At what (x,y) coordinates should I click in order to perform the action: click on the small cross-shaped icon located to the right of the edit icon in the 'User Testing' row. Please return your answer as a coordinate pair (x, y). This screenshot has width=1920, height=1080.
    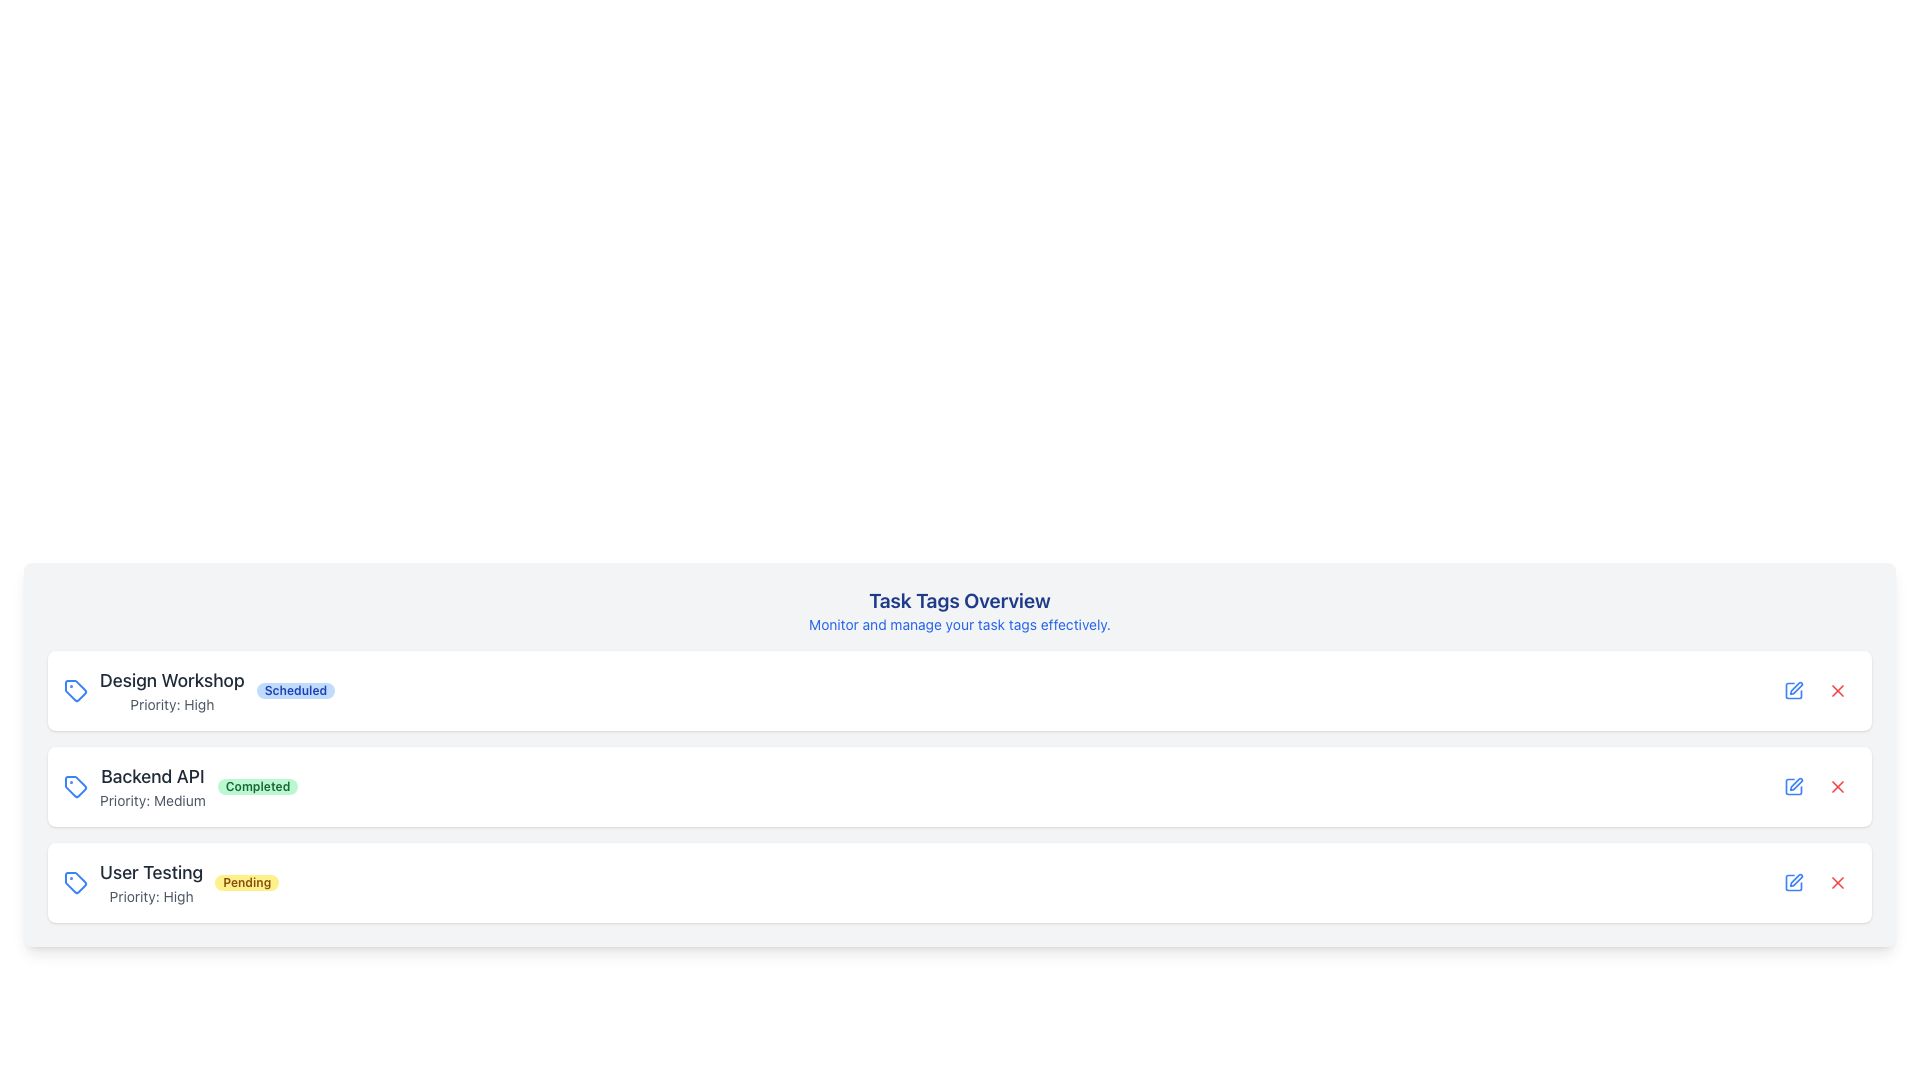
    Looking at the image, I should click on (1838, 785).